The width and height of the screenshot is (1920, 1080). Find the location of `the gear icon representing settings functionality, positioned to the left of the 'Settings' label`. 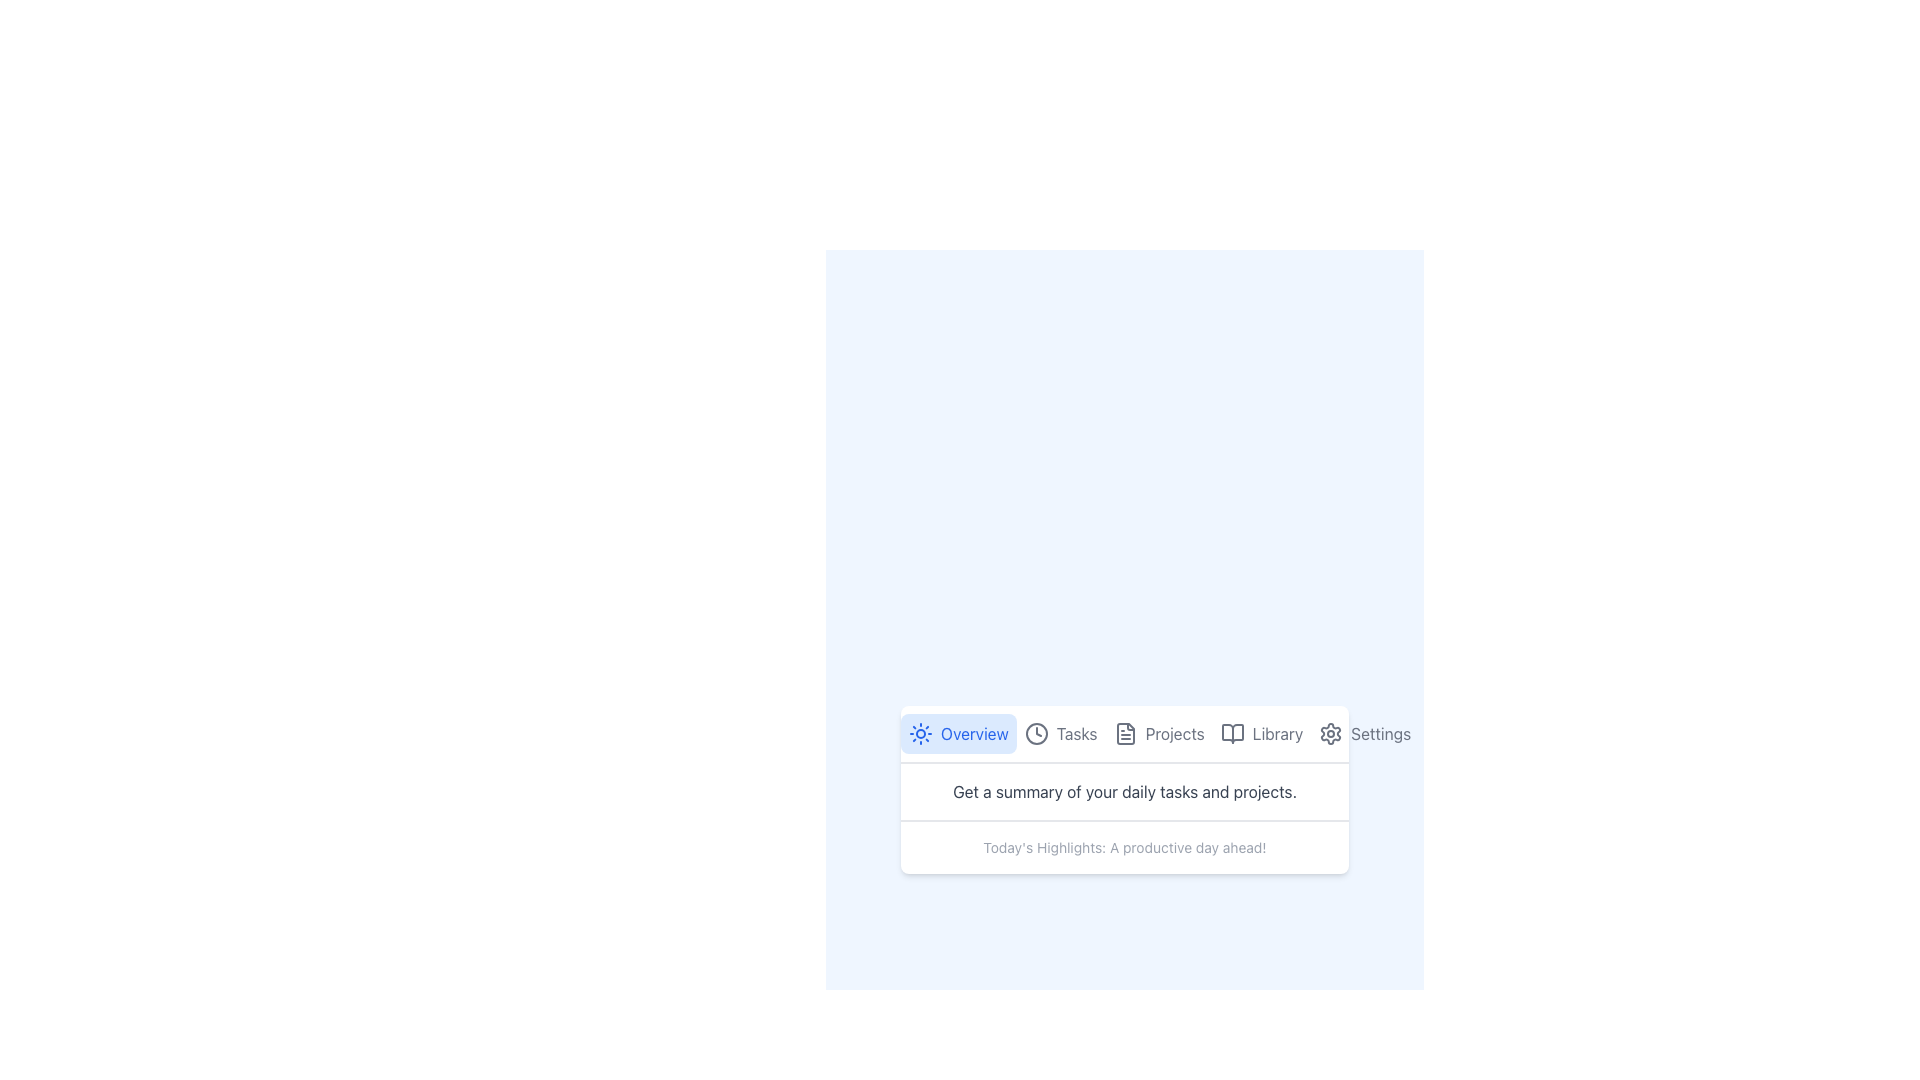

the gear icon representing settings functionality, positioned to the left of the 'Settings' label is located at coordinates (1331, 733).